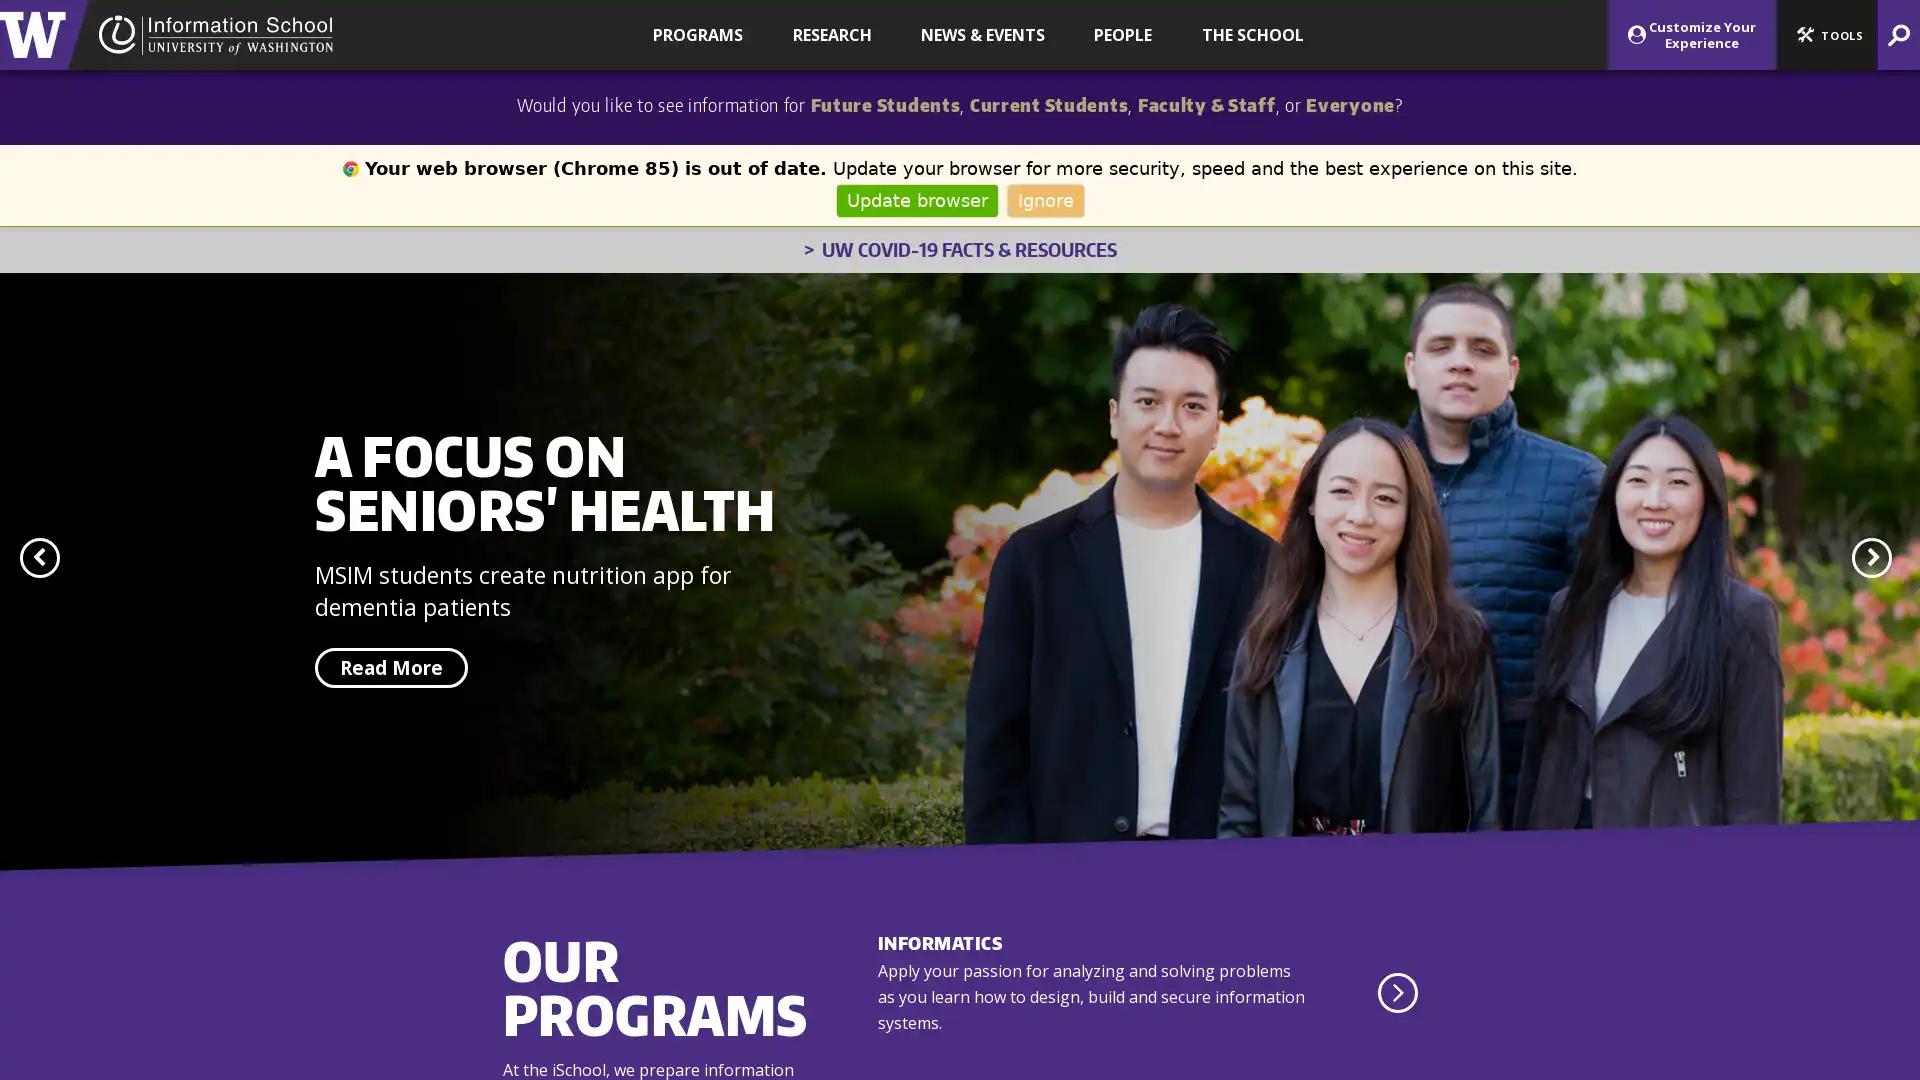 This screenshot has height=1080, width=1920. Describe the element at coordinates (1044, 200) in the screenshot. I see `Ignore` at that location.